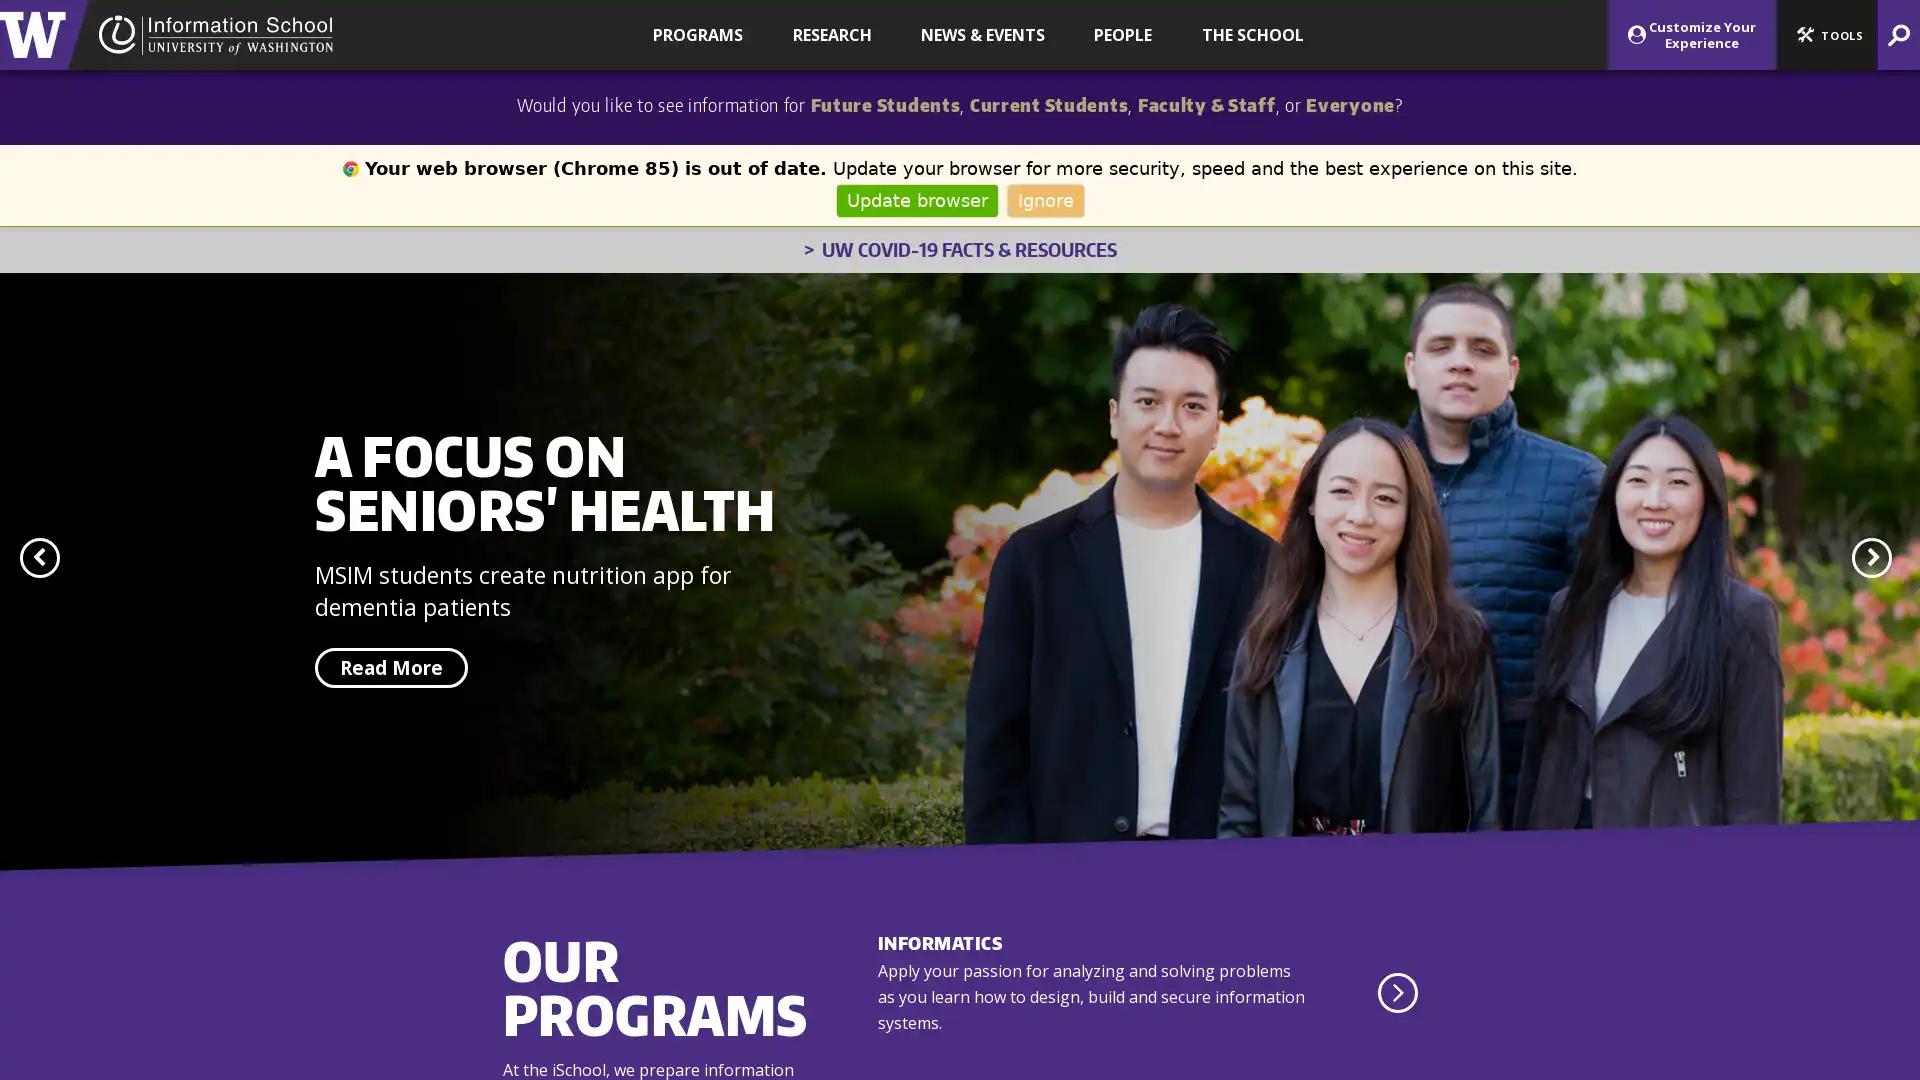 This screenshot has height=1080, width=1920. Describe the element at coordinates (1044, 200) in the screenshot. I see `Ignore` at that location.